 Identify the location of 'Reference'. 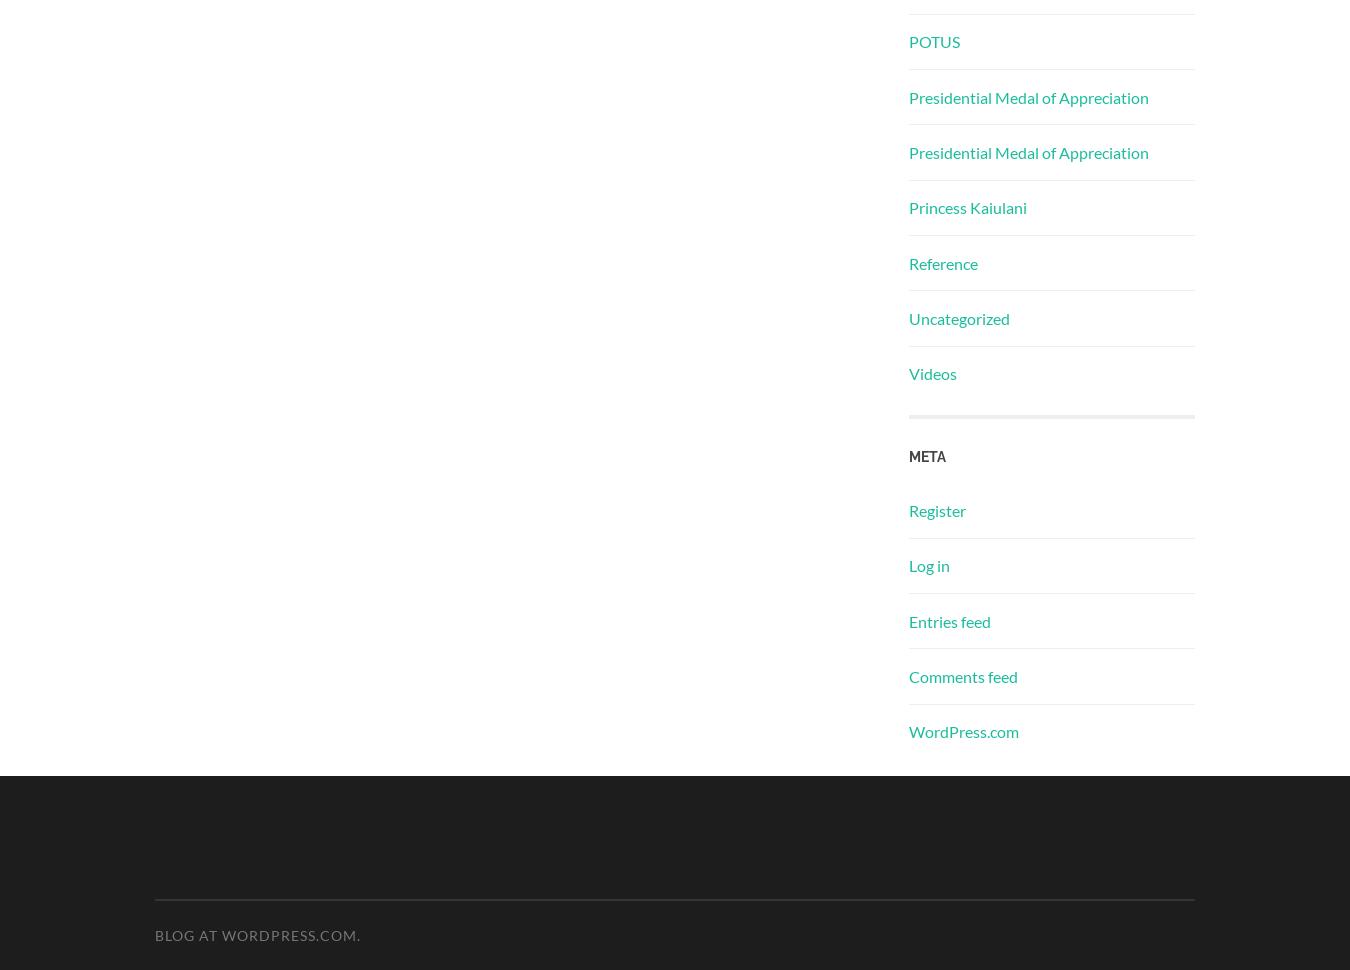
(942, 261).